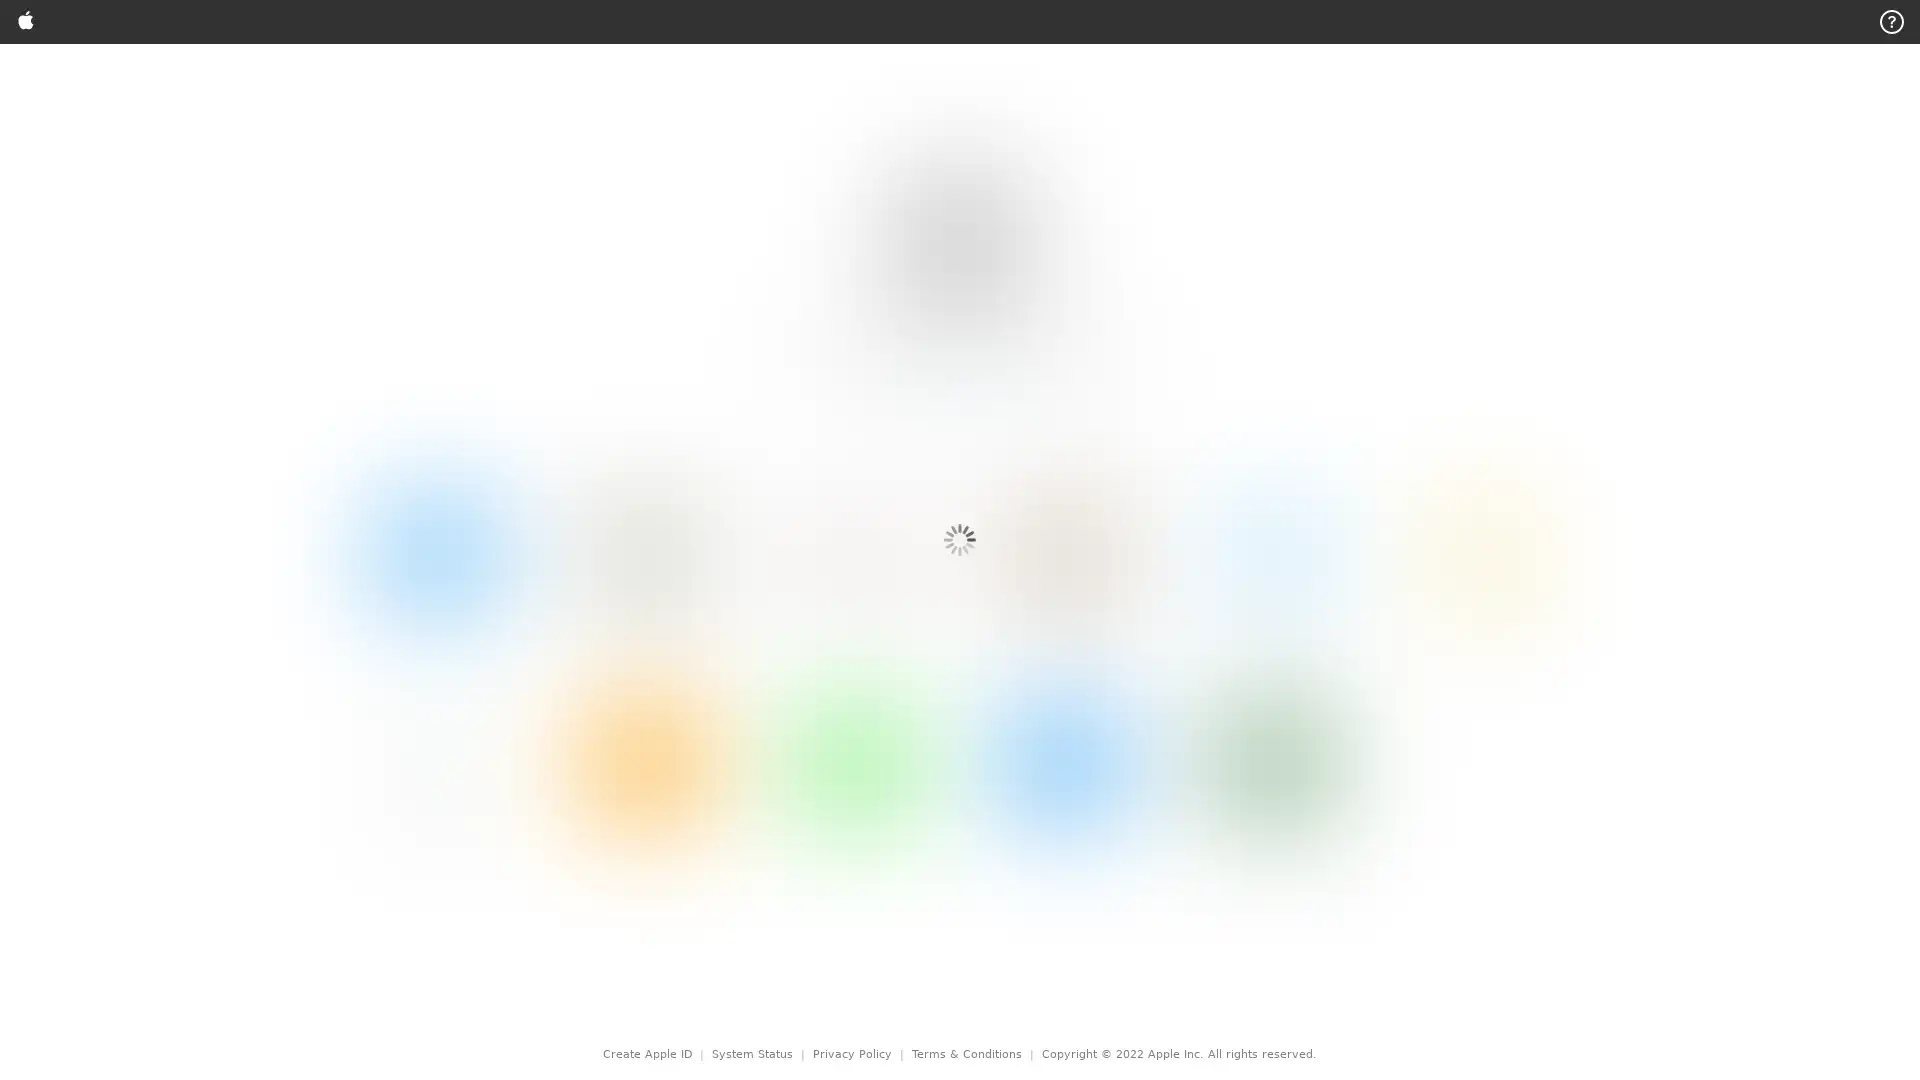 The image size is (1920, 1080). Describe the element at coordinates (992, 98) in the screenshot. I see `Create your free Apple ID and get started today` at that location.